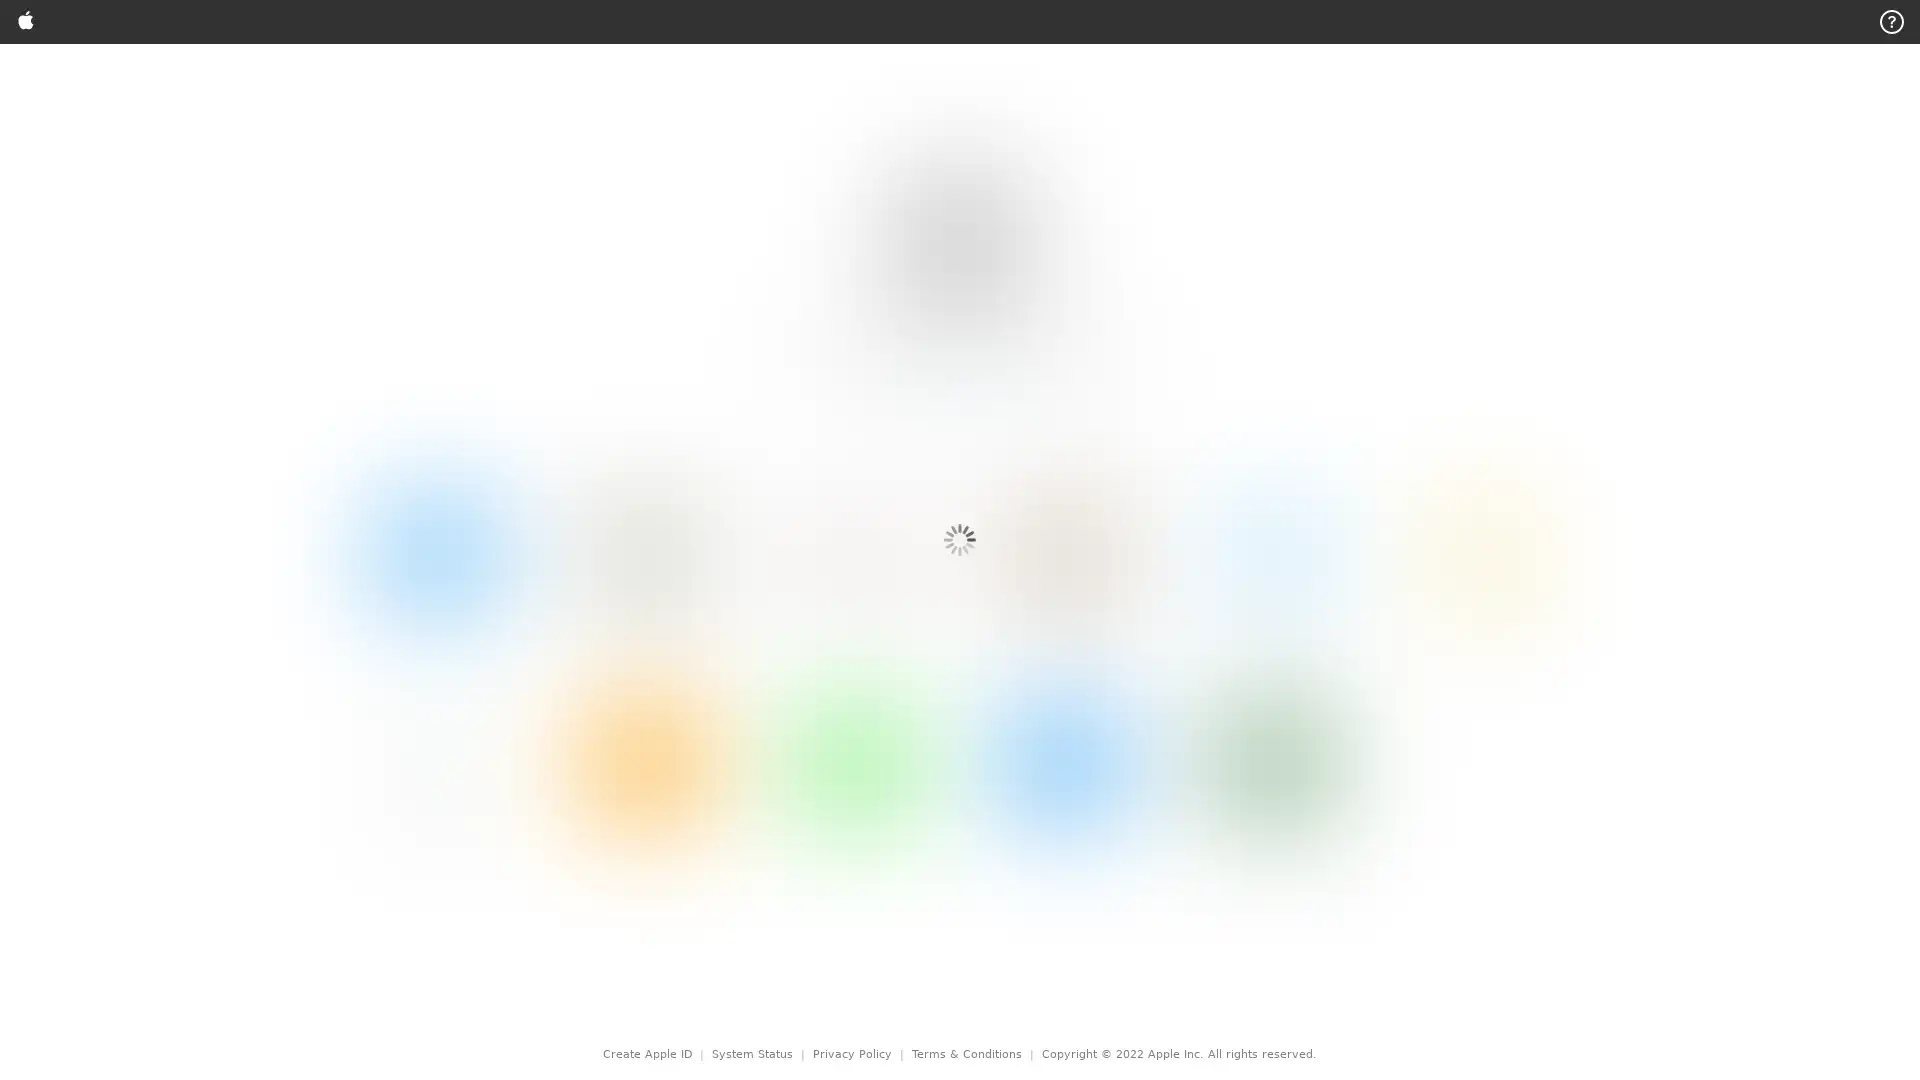 The image size is (1920, 1080). Describe the element at coordinates (992, 98) in the screenshot. I see `Create your free Apple ID and get started today` at that location.